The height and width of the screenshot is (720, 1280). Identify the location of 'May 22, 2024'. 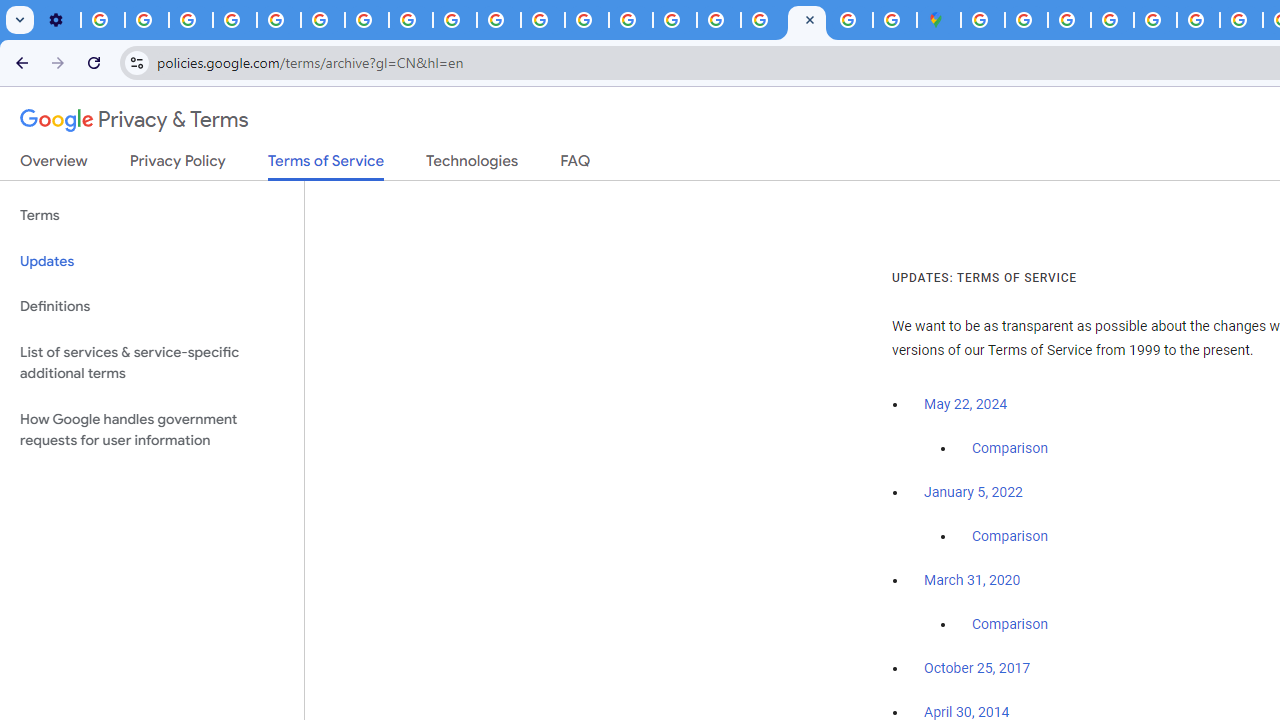
(966, 405).